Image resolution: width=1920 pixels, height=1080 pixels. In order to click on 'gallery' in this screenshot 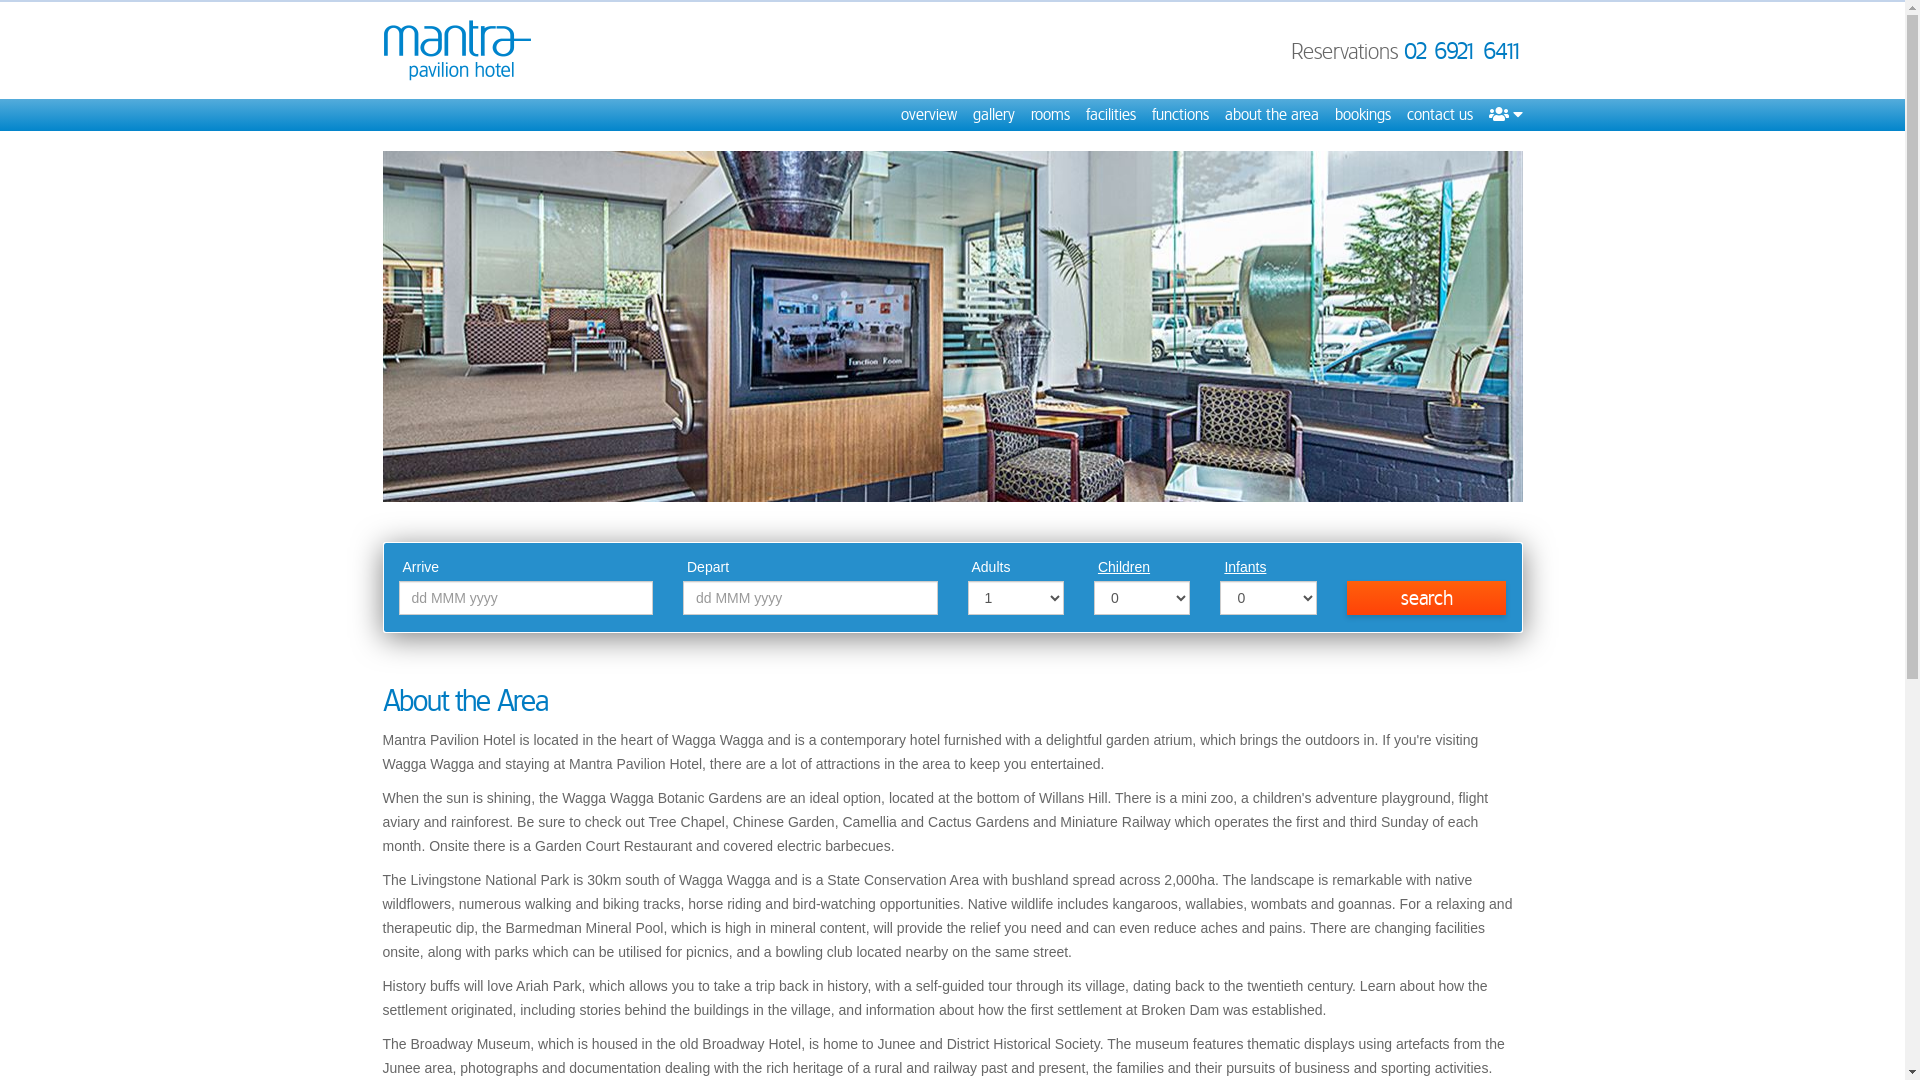, I will do `click(971, 115)`.